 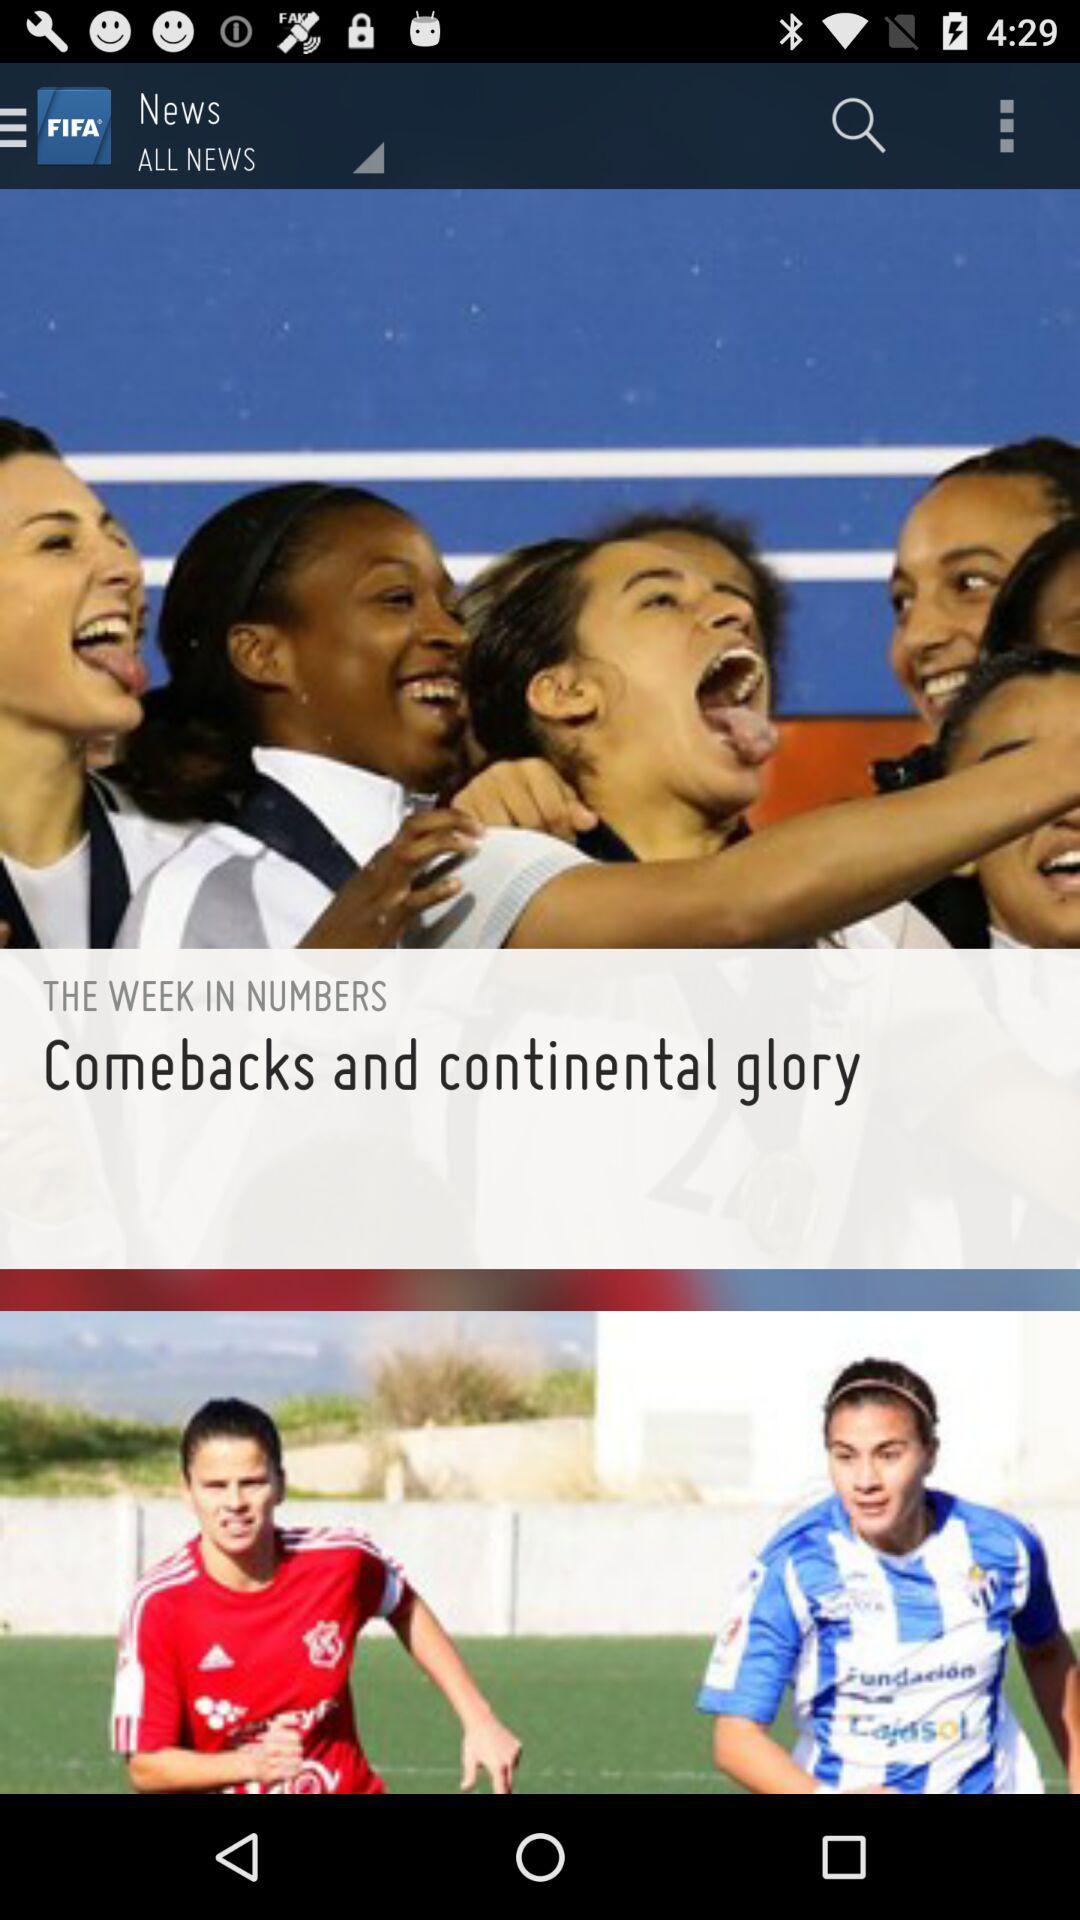 I want to click on the the week in item, so click(x=540, y=995).